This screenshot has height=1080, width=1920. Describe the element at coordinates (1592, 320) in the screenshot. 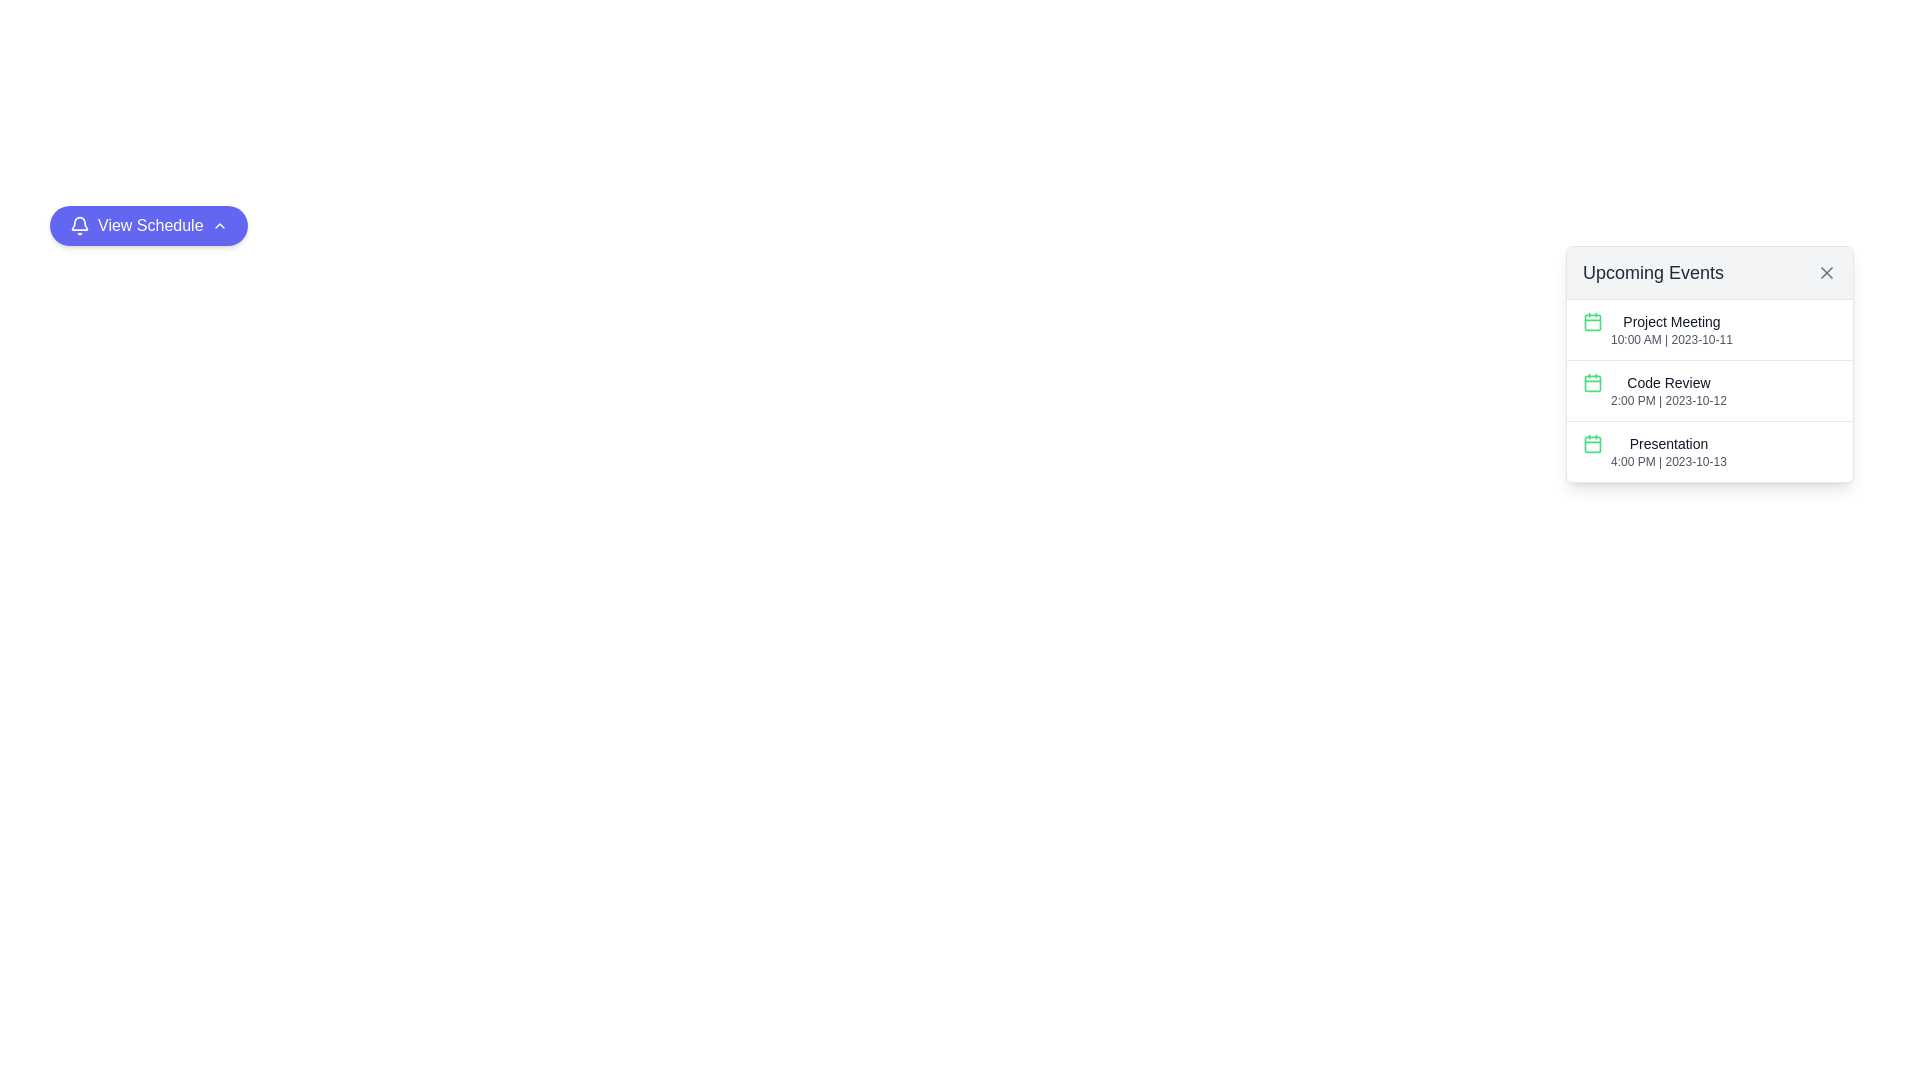

I see `the small green calendar icon located in the 'Upcoming Events' section, representing the 'Project Meeting' event` at that location.